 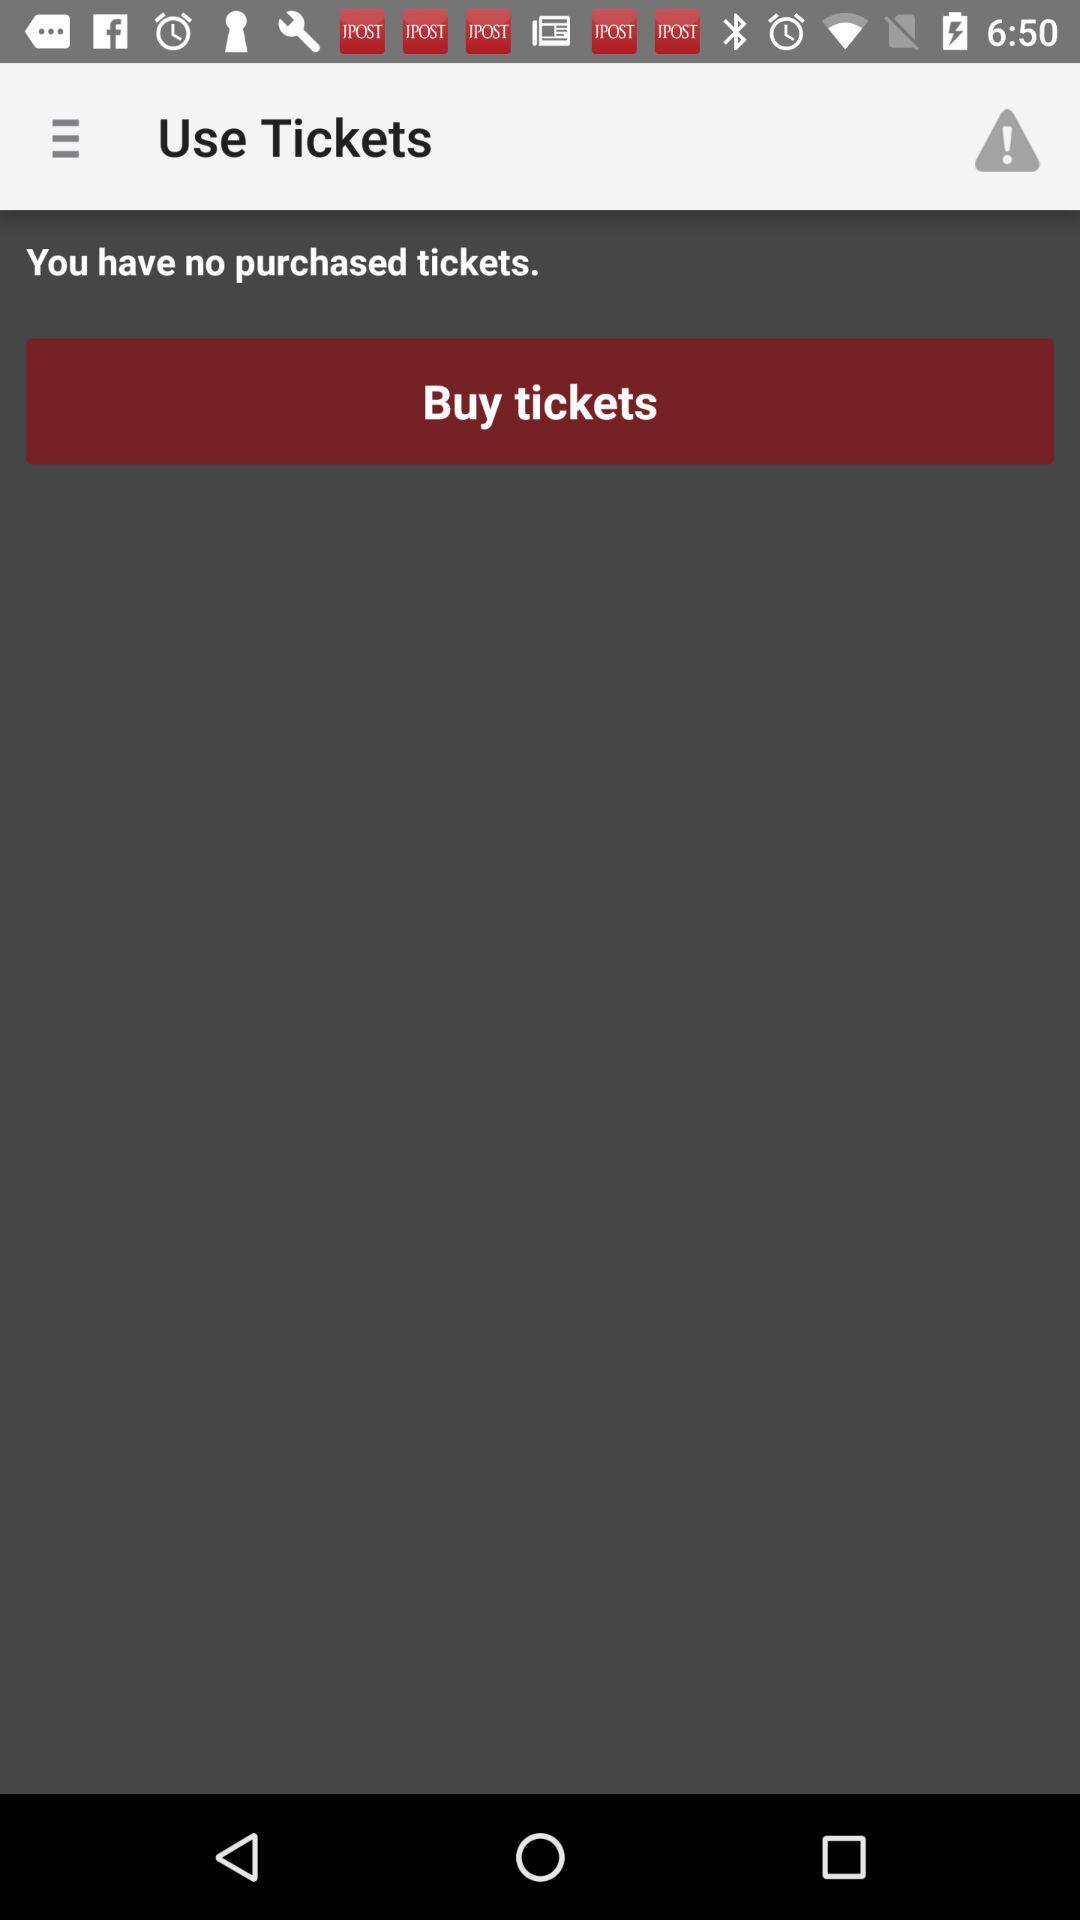 What do you see at coordinates (1017, 135) in the screenshot?
I see `the item at the top right corner` at bounding box center [1017, 135].